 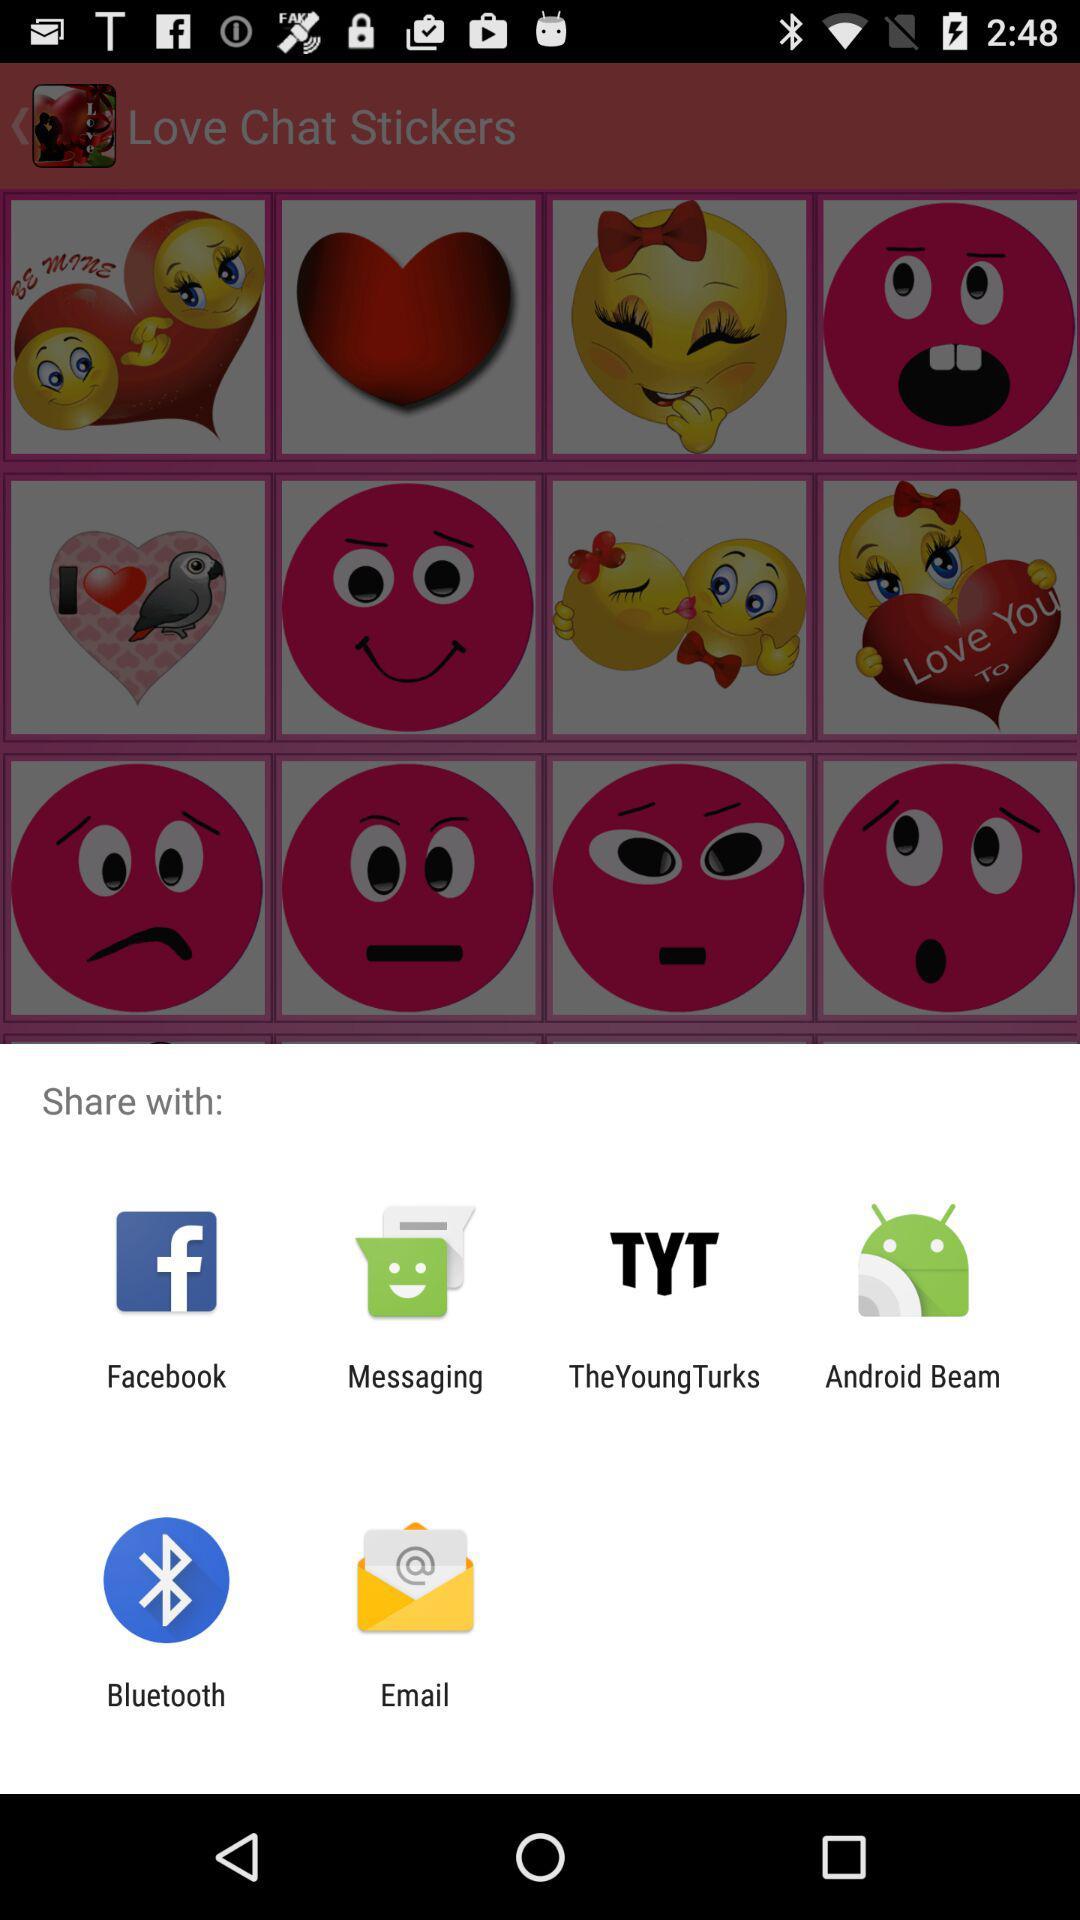 I want to click on facebook app, so click(x=165, y=1392).